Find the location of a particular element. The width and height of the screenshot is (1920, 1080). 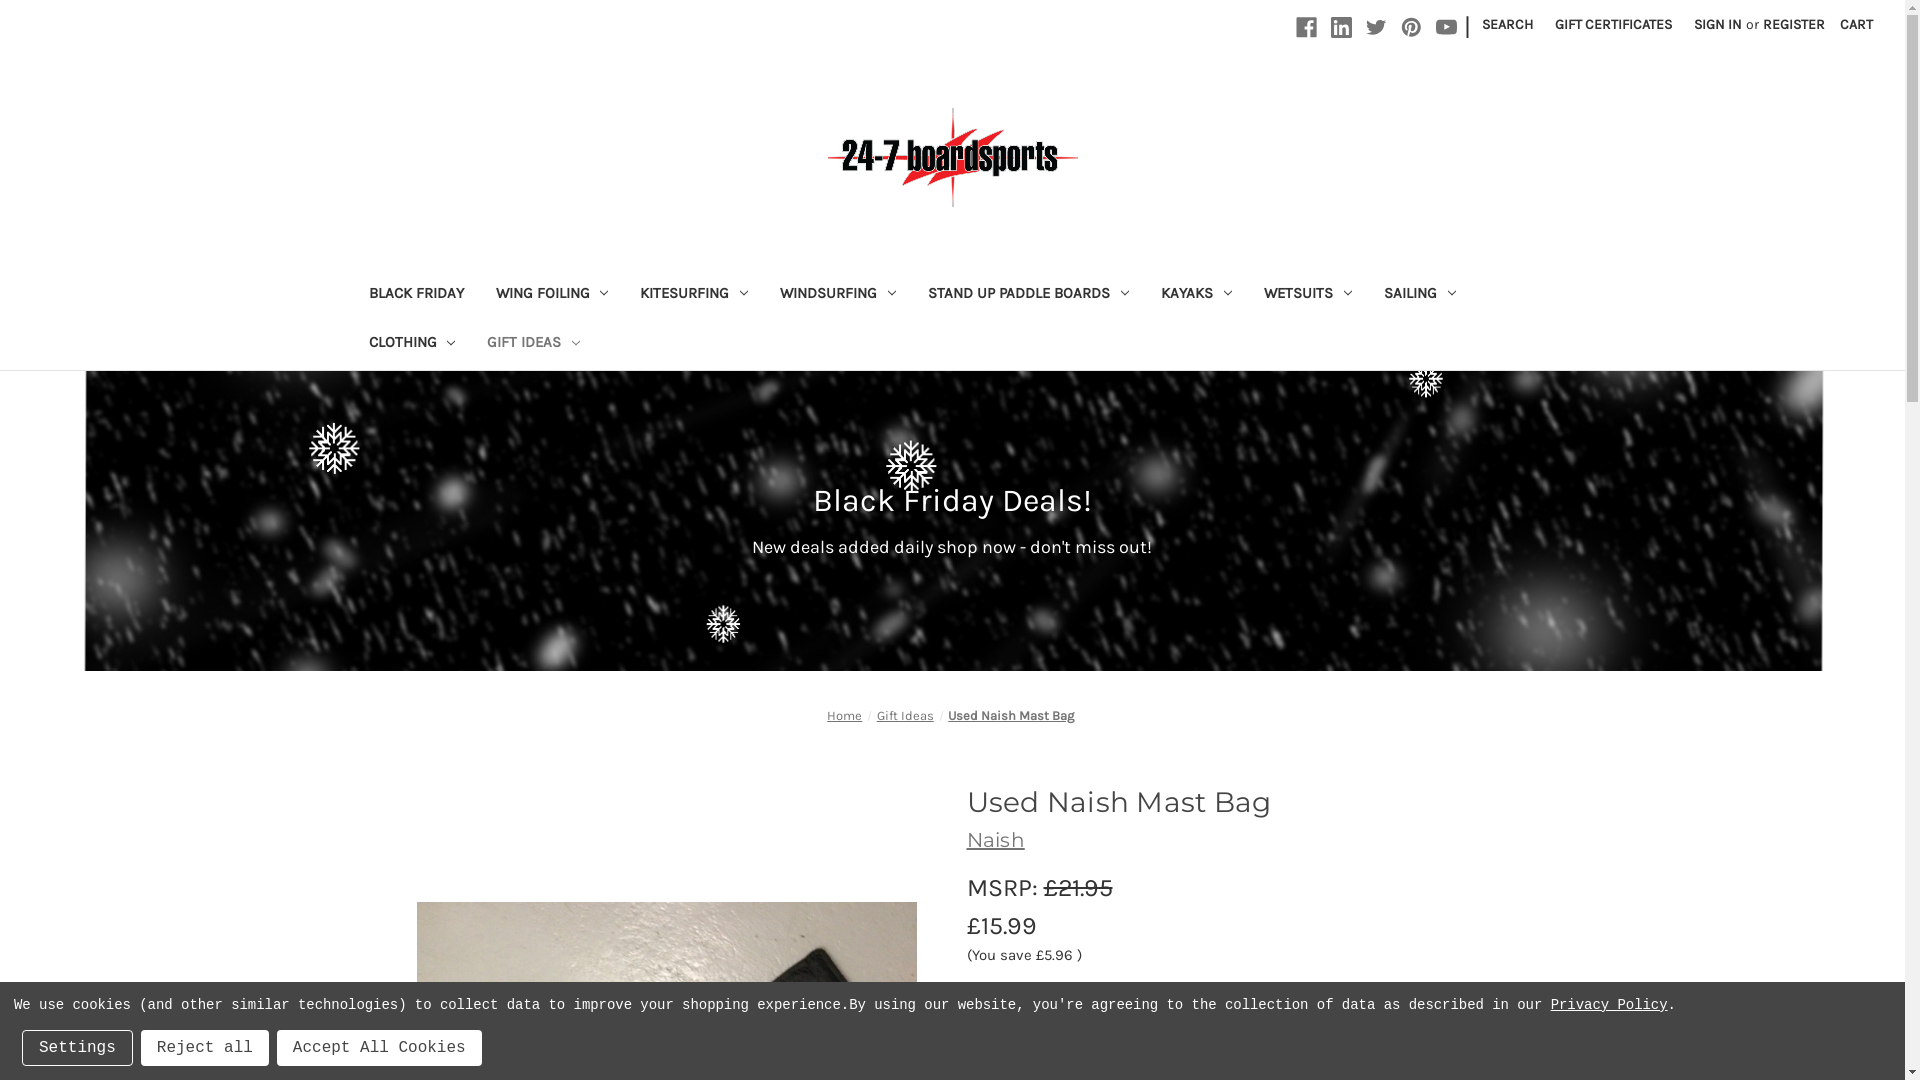

'Twitter' is located at coordinates (1365, 27).